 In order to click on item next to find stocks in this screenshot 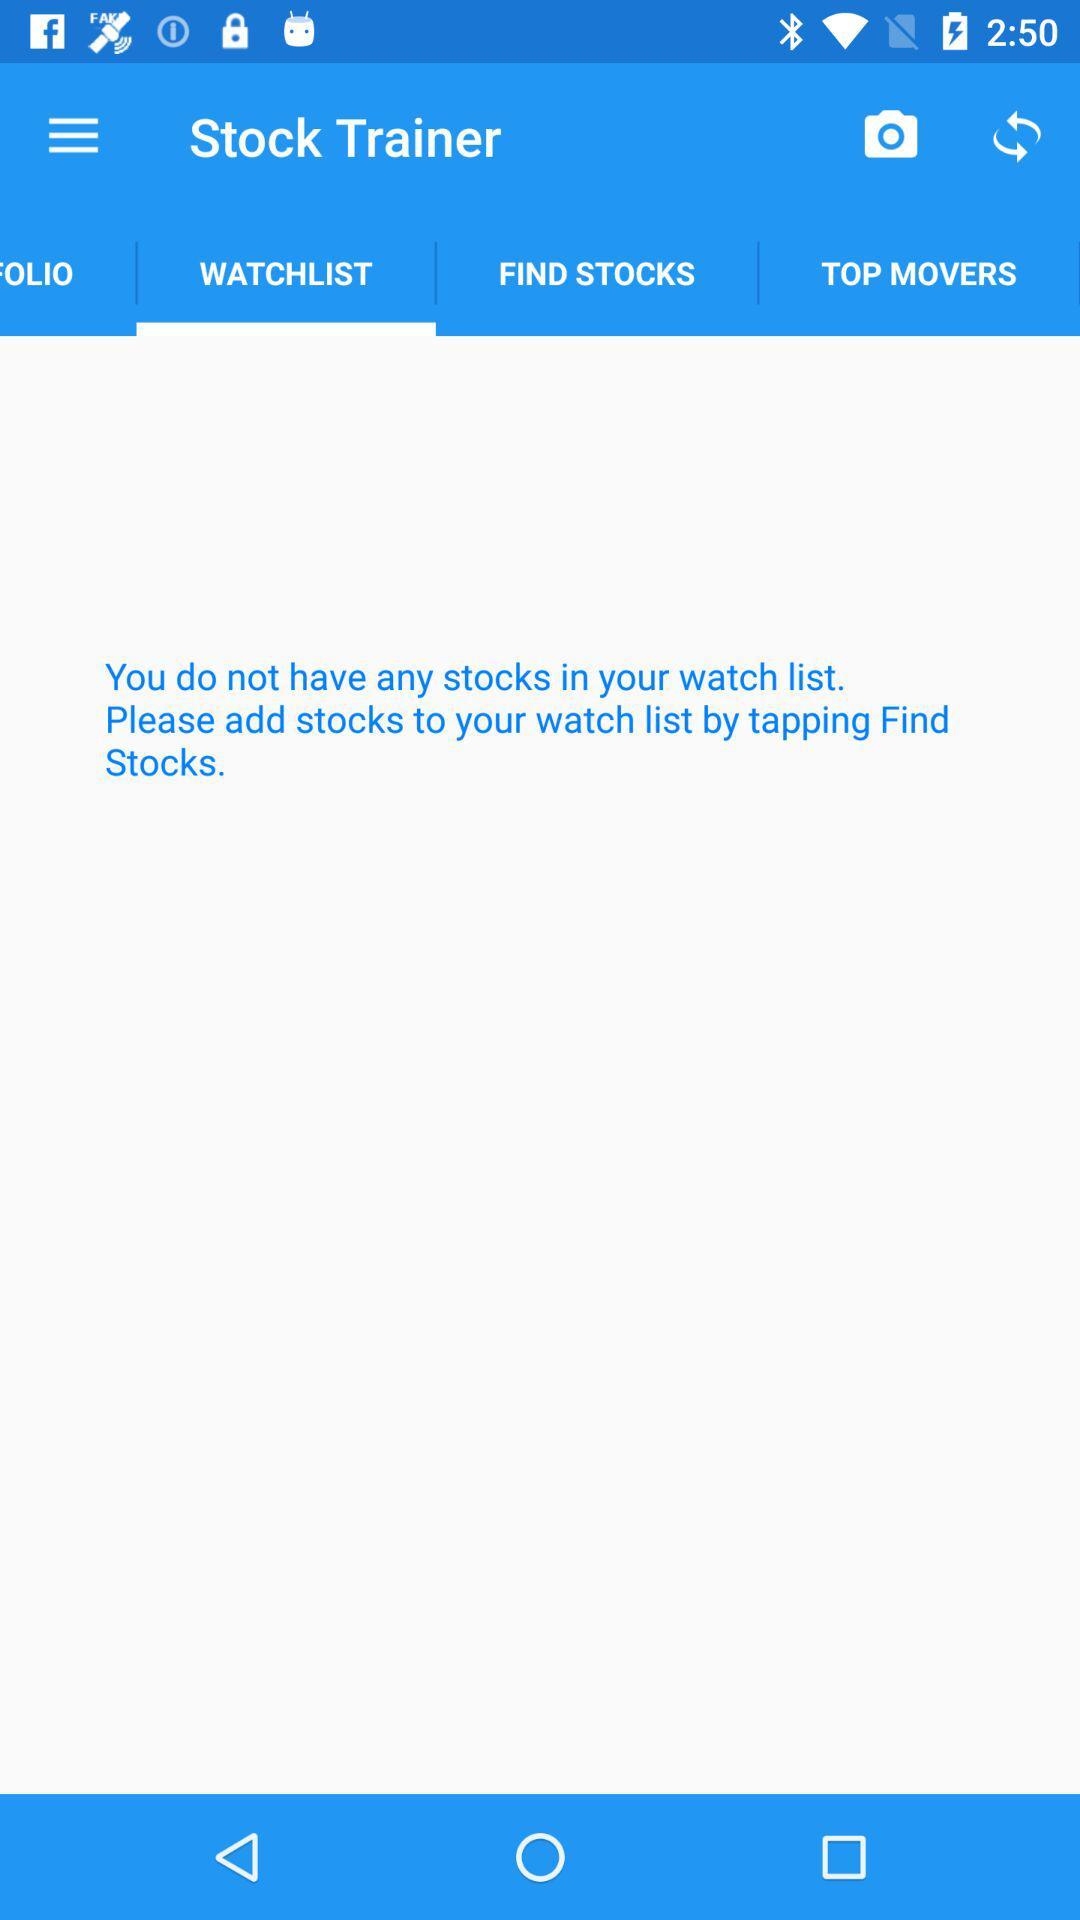, I will do `click(919, 272)`.